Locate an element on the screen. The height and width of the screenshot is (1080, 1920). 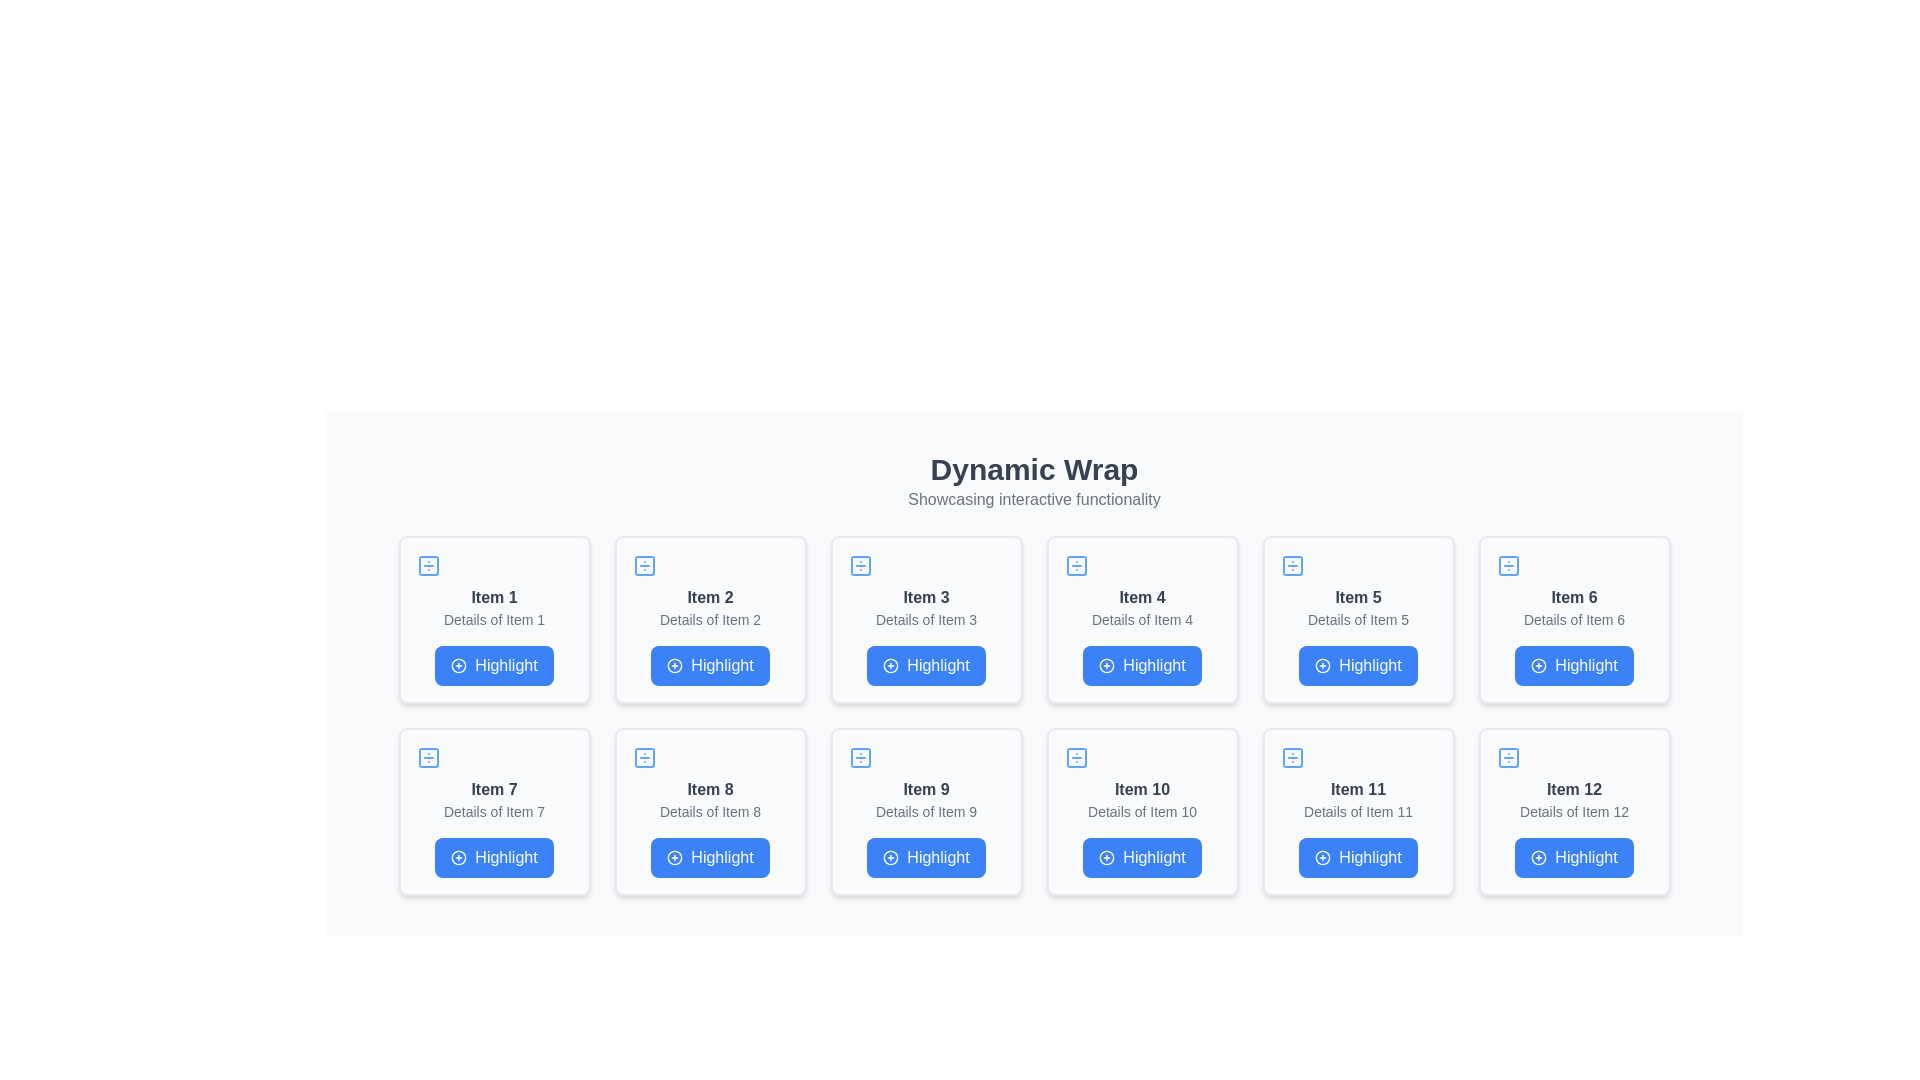
the 'Highlight' button located at the bottom of the card labeled 'Item 3' in the grid layout is located at coordinates (925, 666).